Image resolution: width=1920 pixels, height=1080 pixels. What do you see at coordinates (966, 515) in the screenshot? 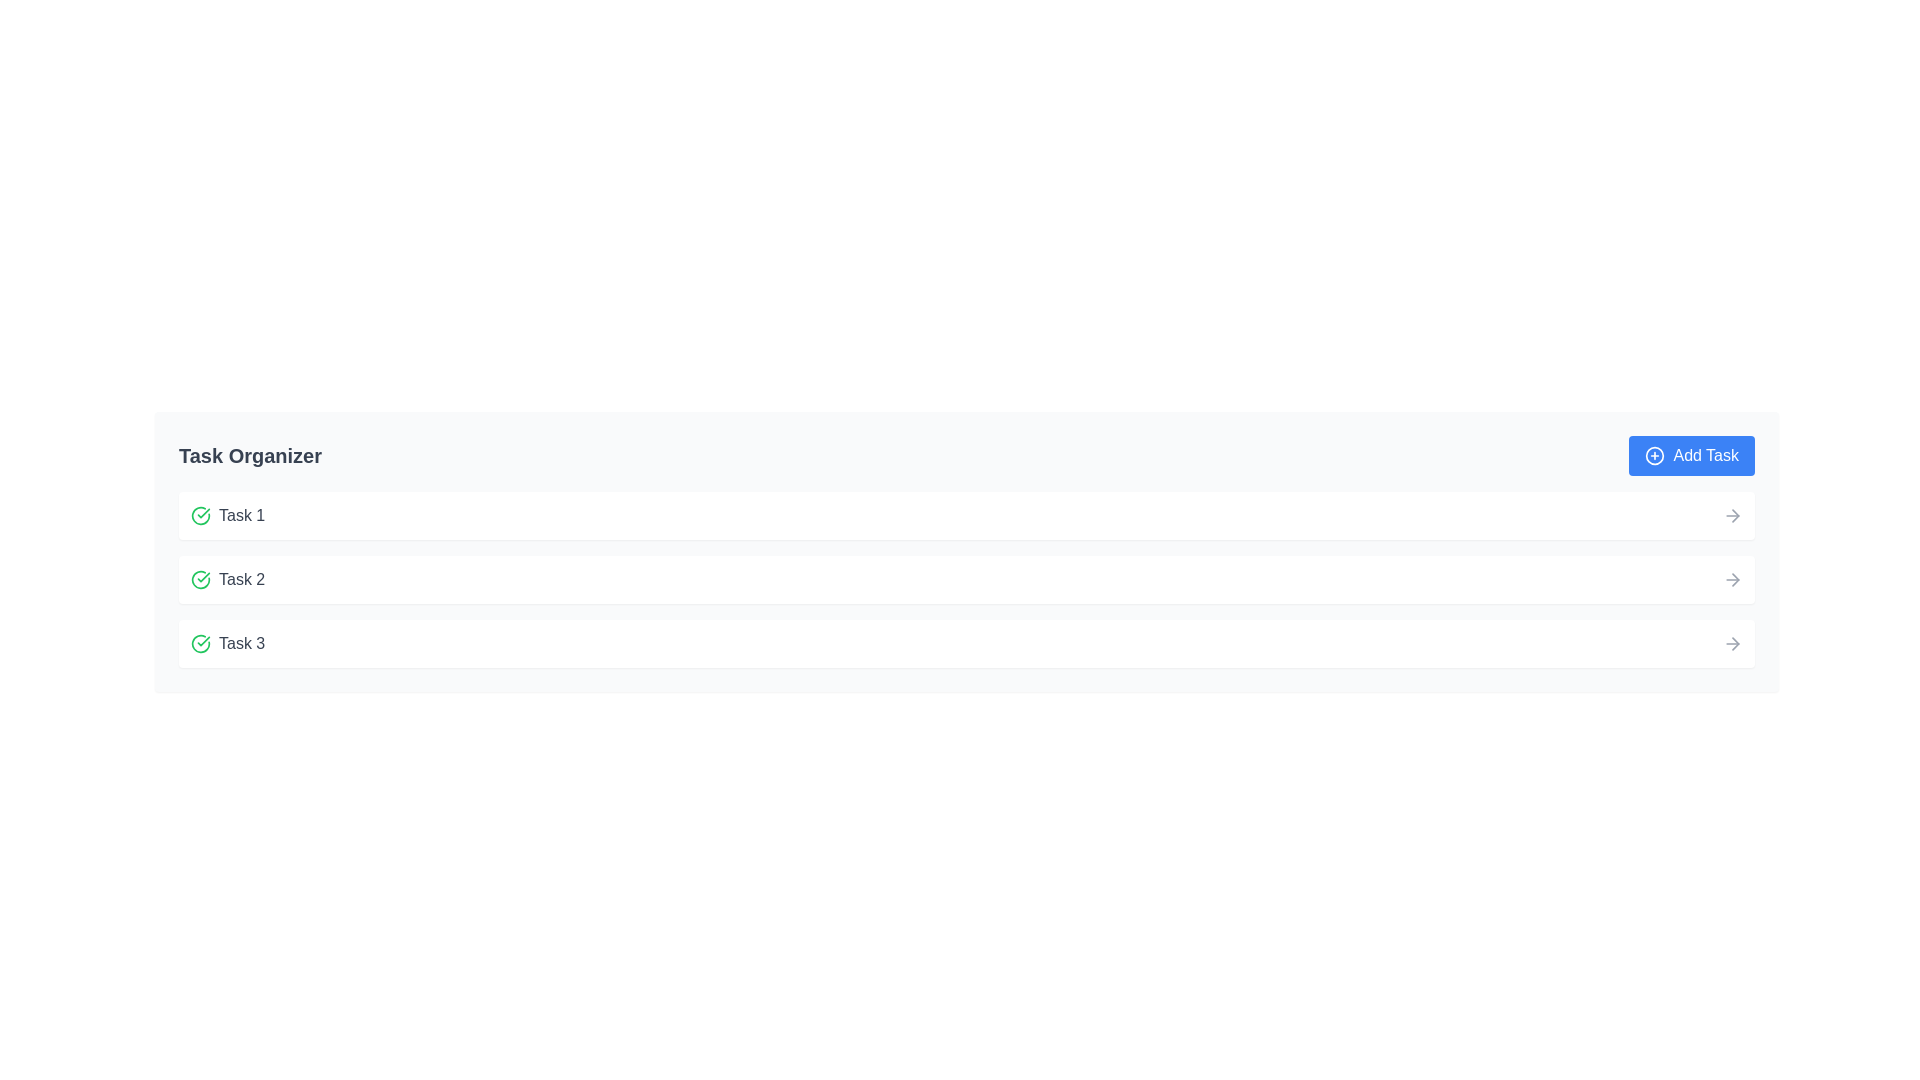
I see `the first task entry in the list labeled 'Task 1'` at bounding box center [966, 515].